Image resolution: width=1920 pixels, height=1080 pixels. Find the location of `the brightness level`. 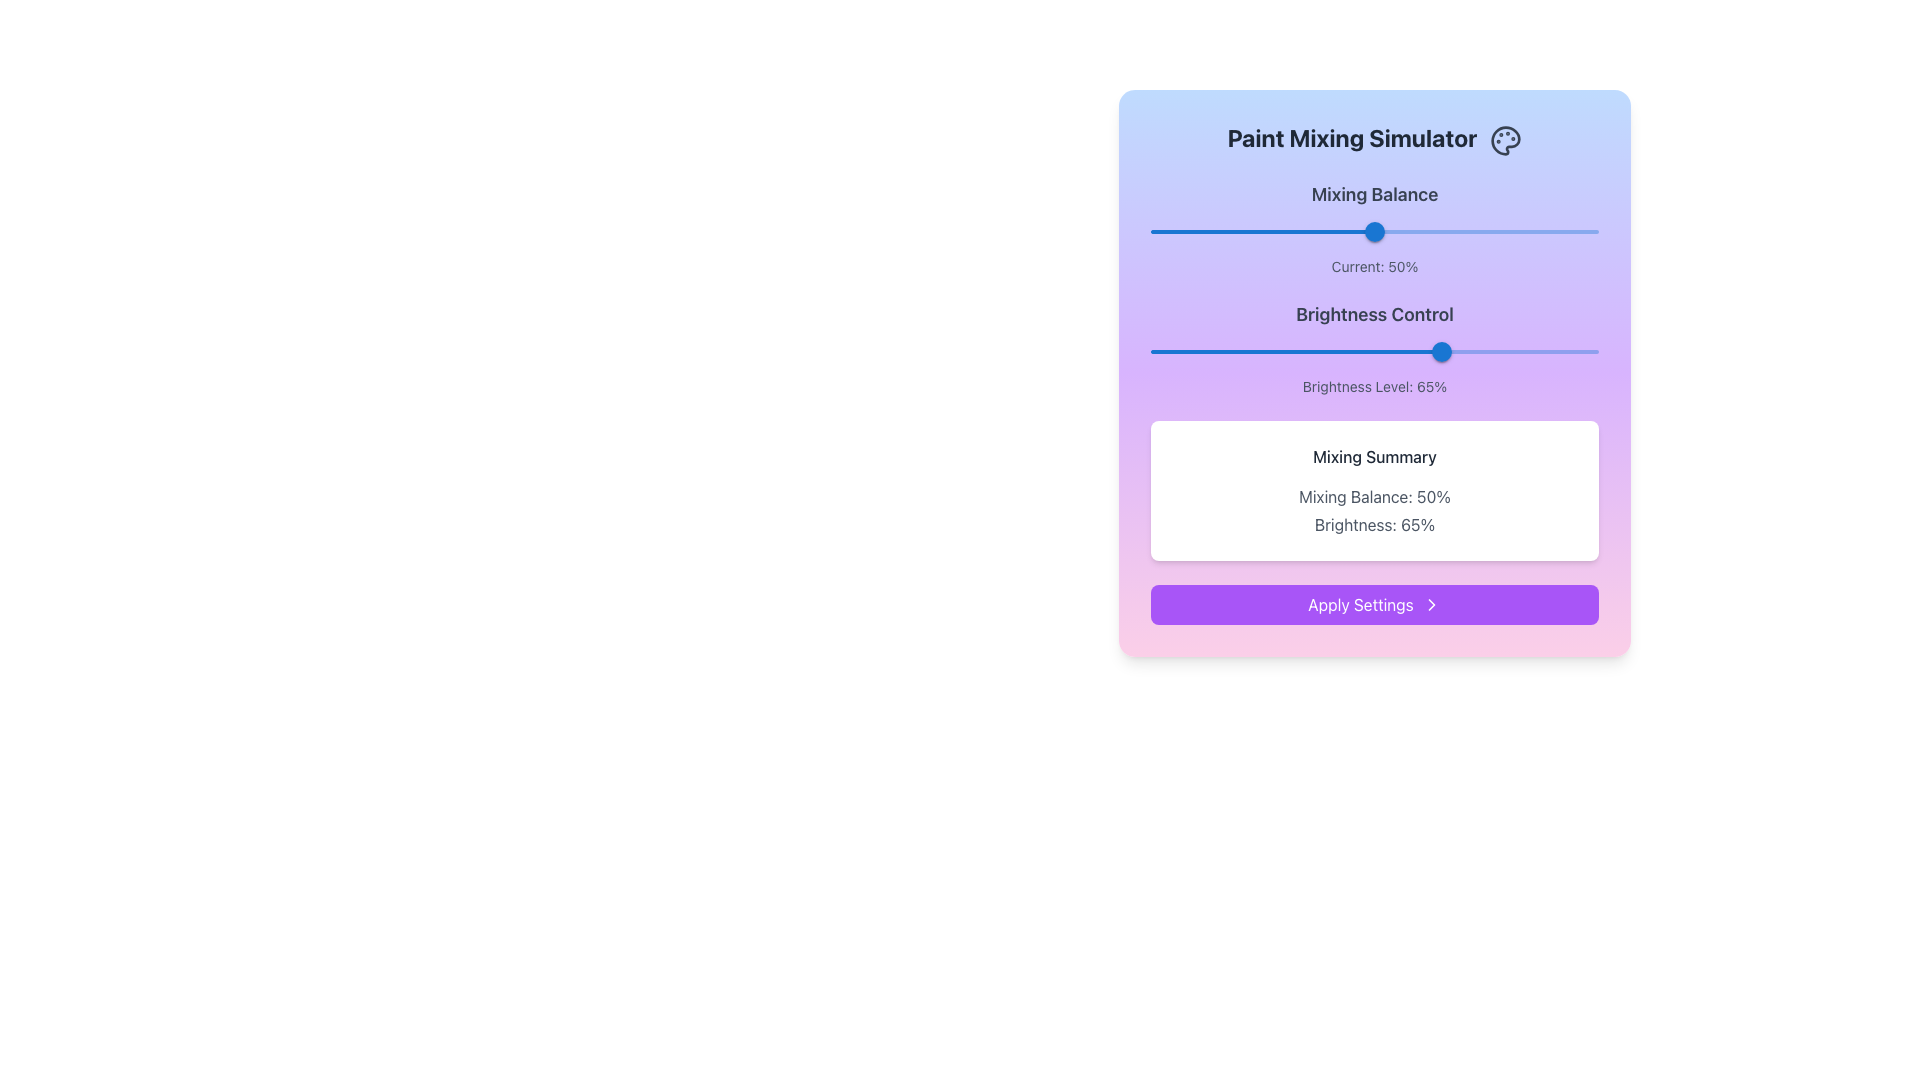

the brightness level is located at coordinates (1285, 350).